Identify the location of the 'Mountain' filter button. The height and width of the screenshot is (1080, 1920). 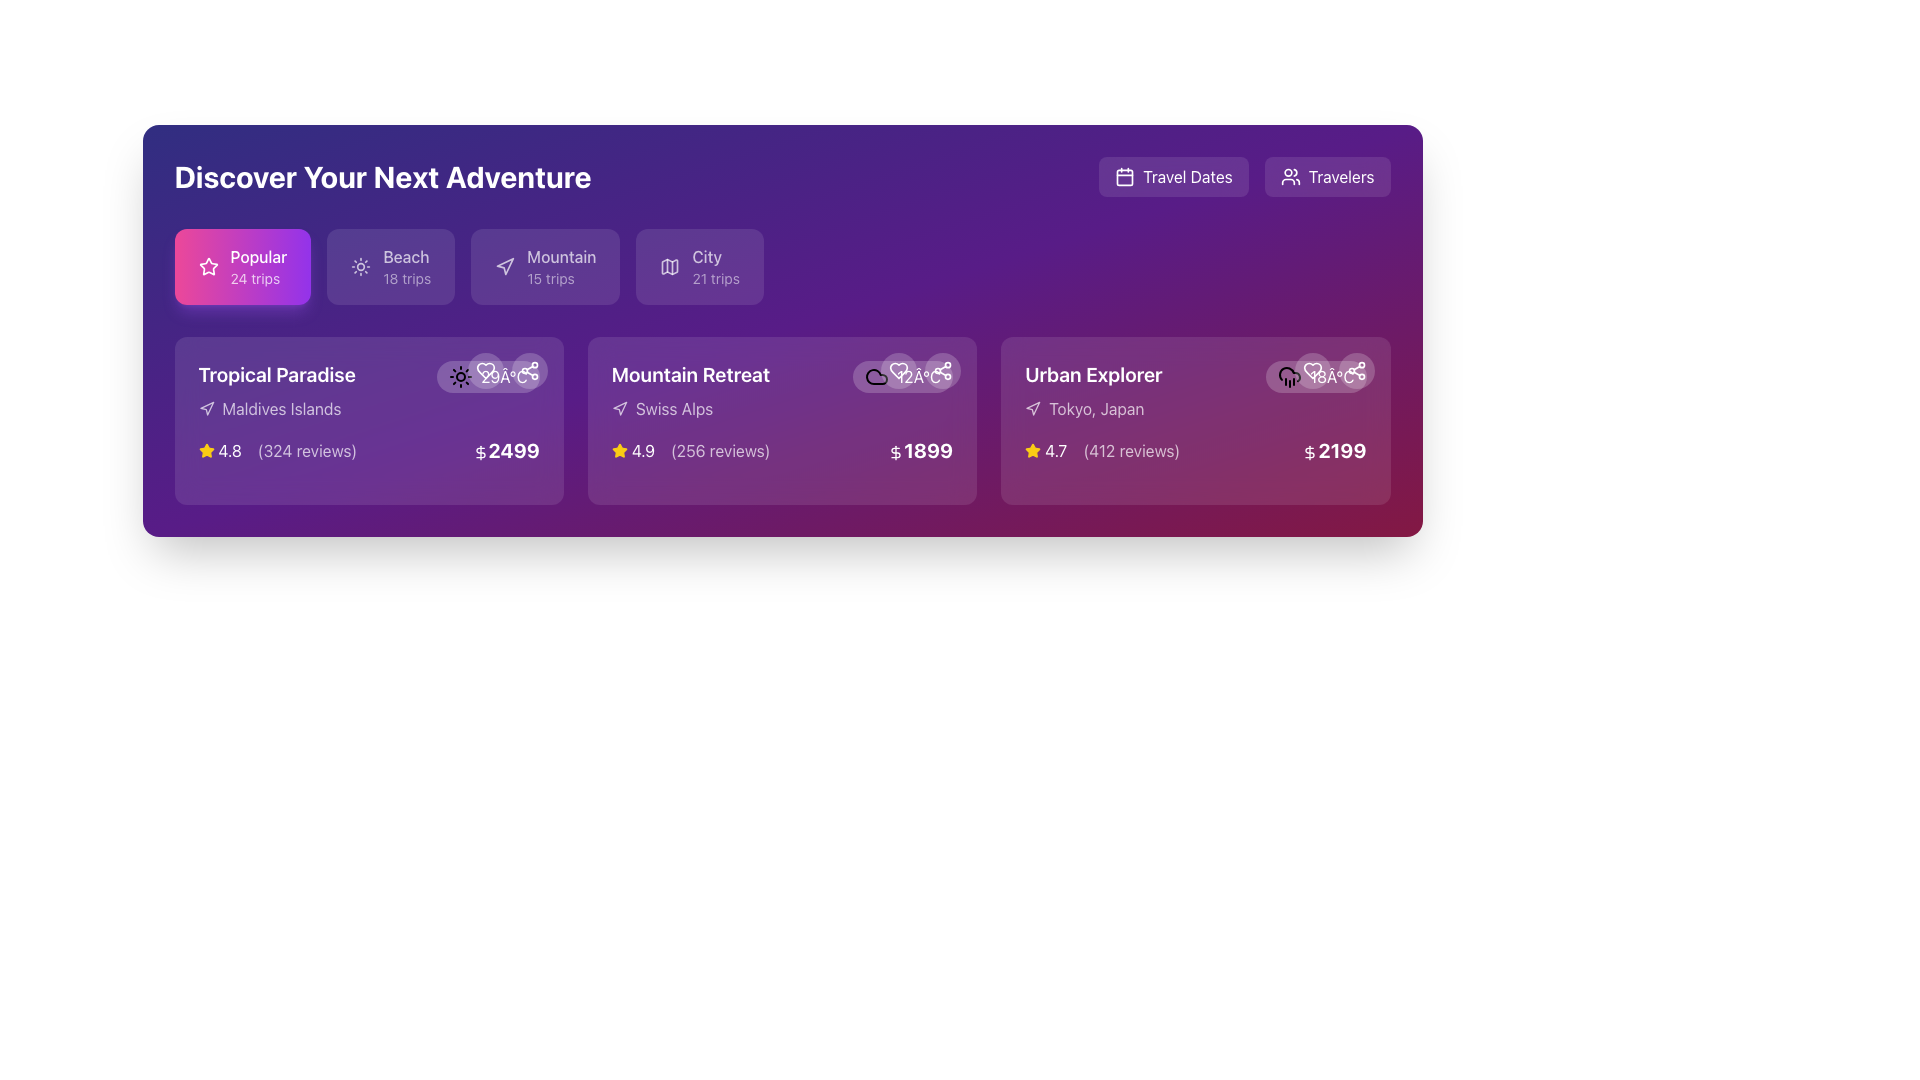
(560, 265).